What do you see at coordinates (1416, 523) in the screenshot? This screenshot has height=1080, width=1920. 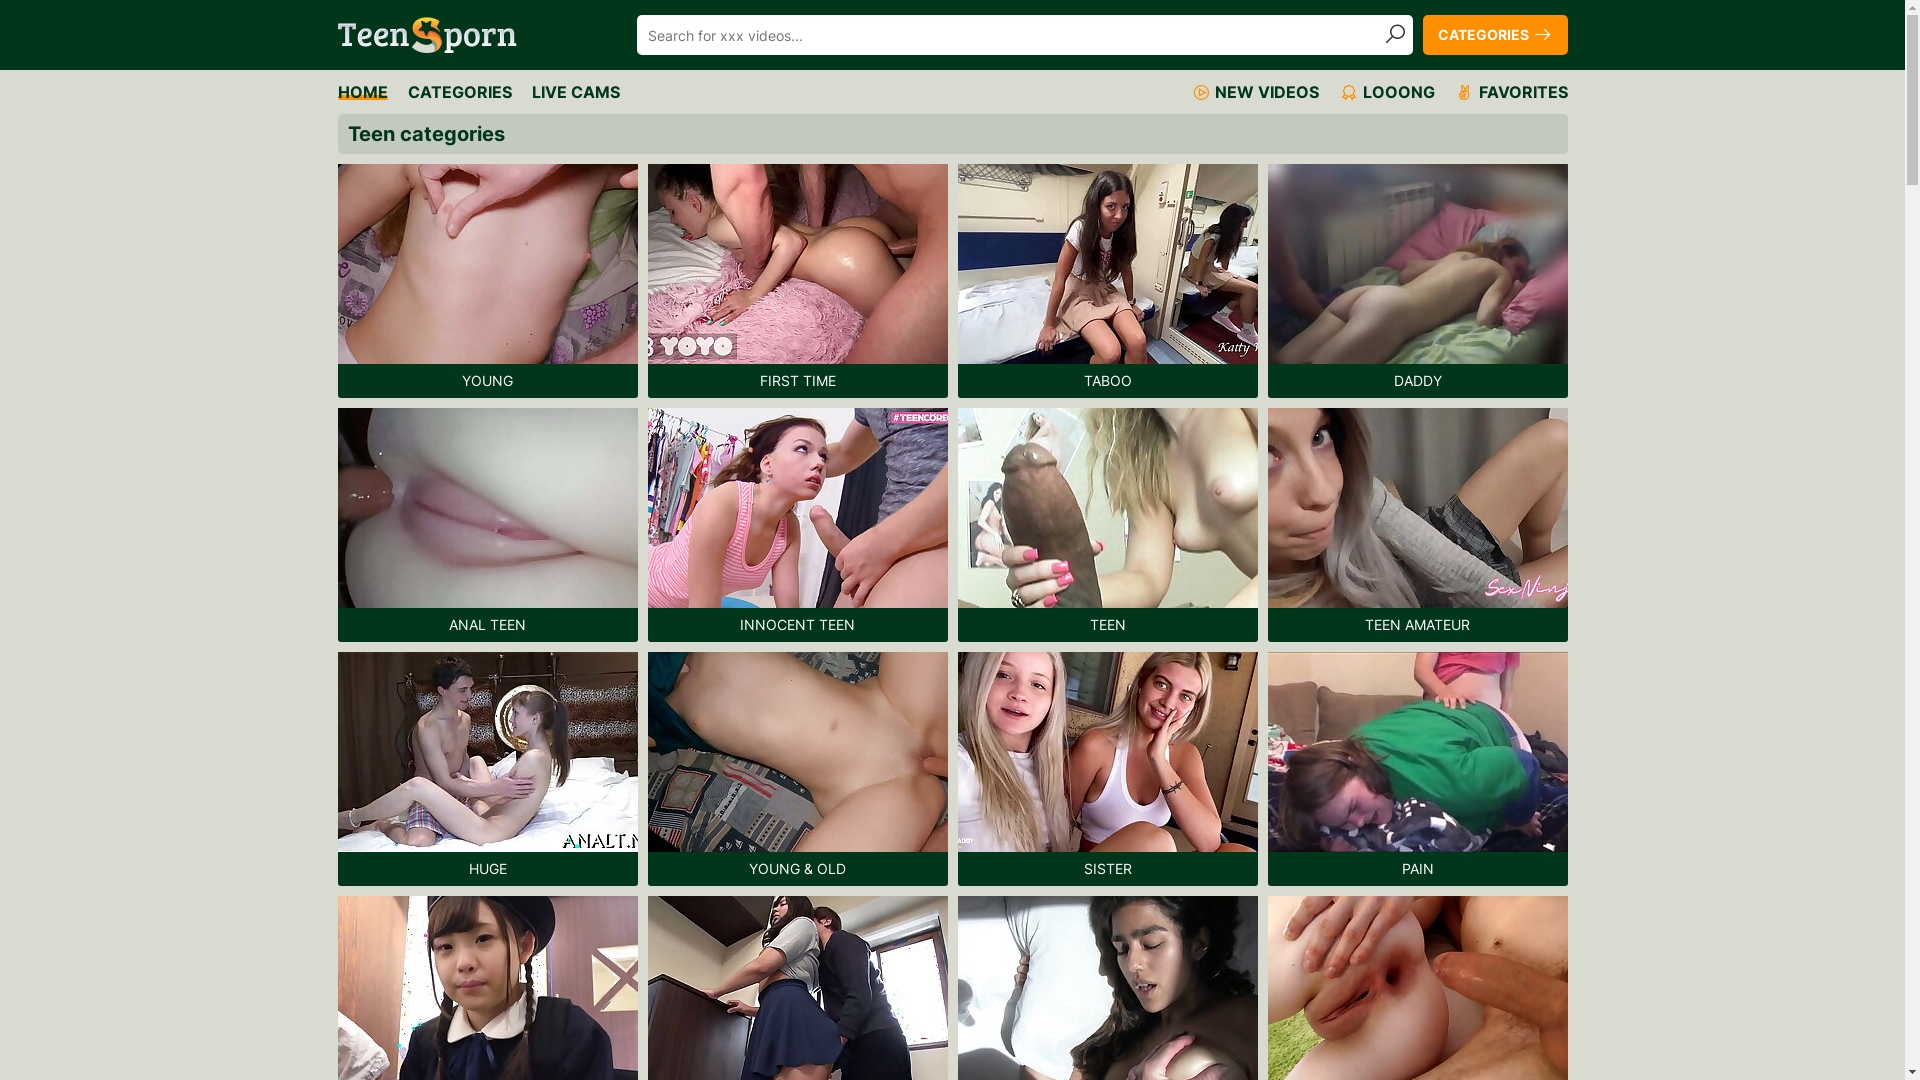 I see `'TEEN AMATEUR'` at bounding box center [1416, 523].